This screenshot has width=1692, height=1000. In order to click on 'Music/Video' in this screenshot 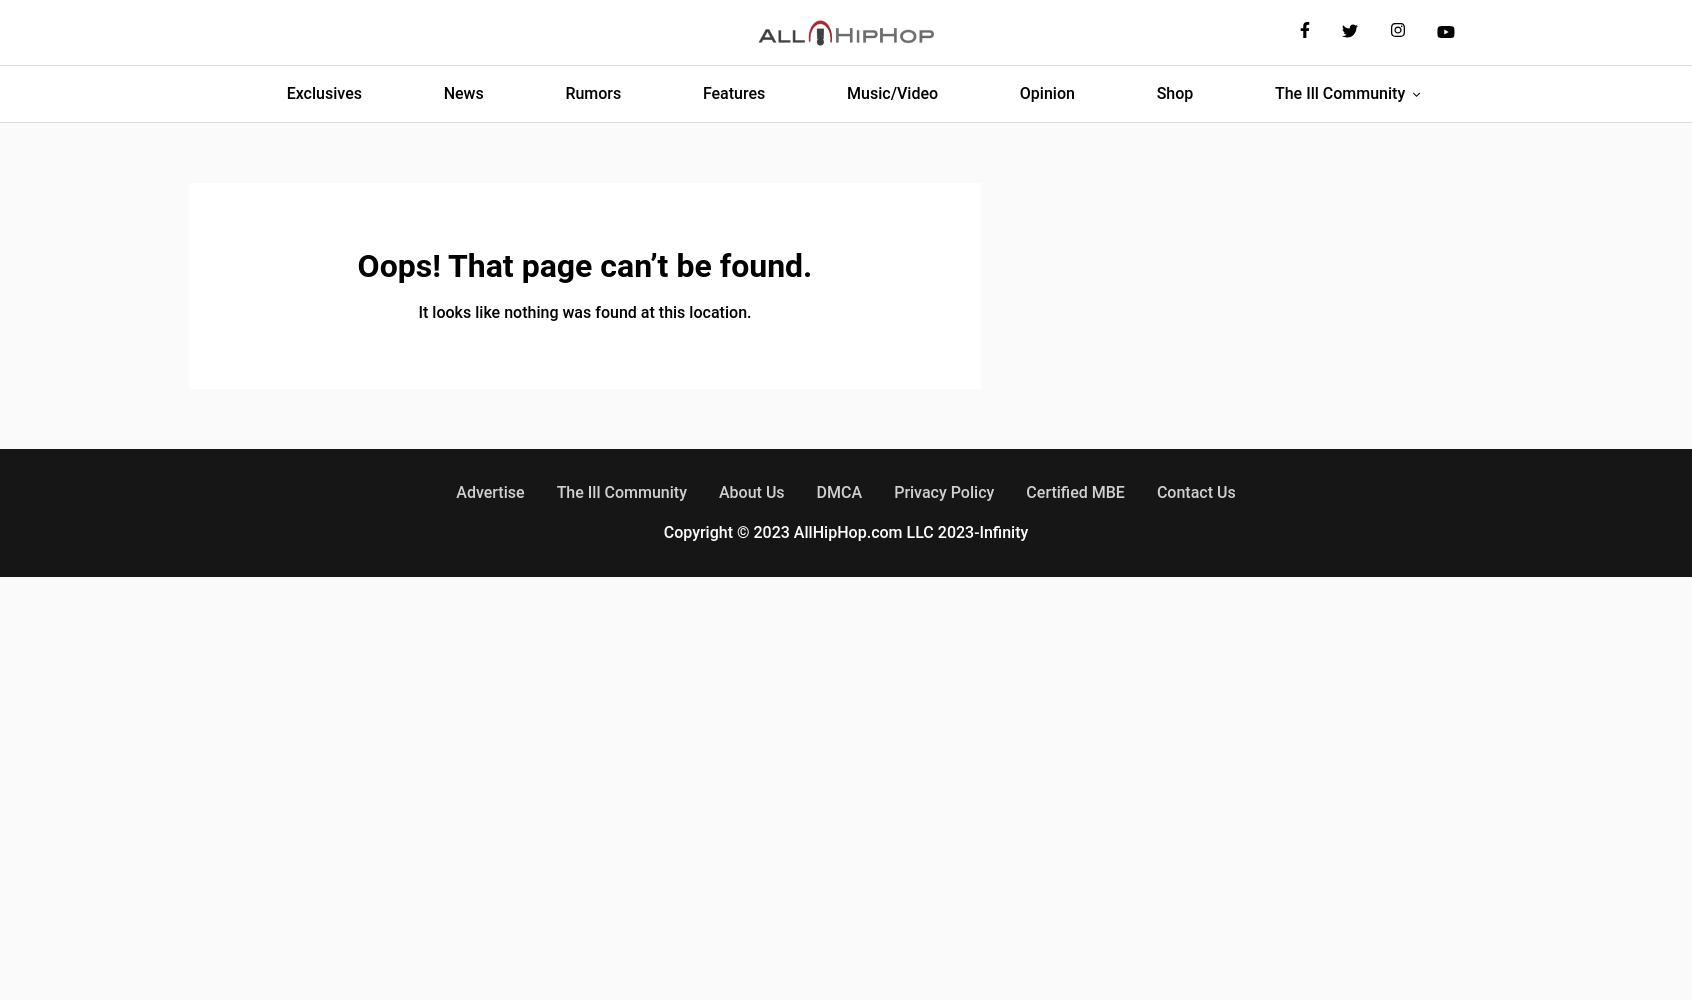, I will do `click(891, 92)`.